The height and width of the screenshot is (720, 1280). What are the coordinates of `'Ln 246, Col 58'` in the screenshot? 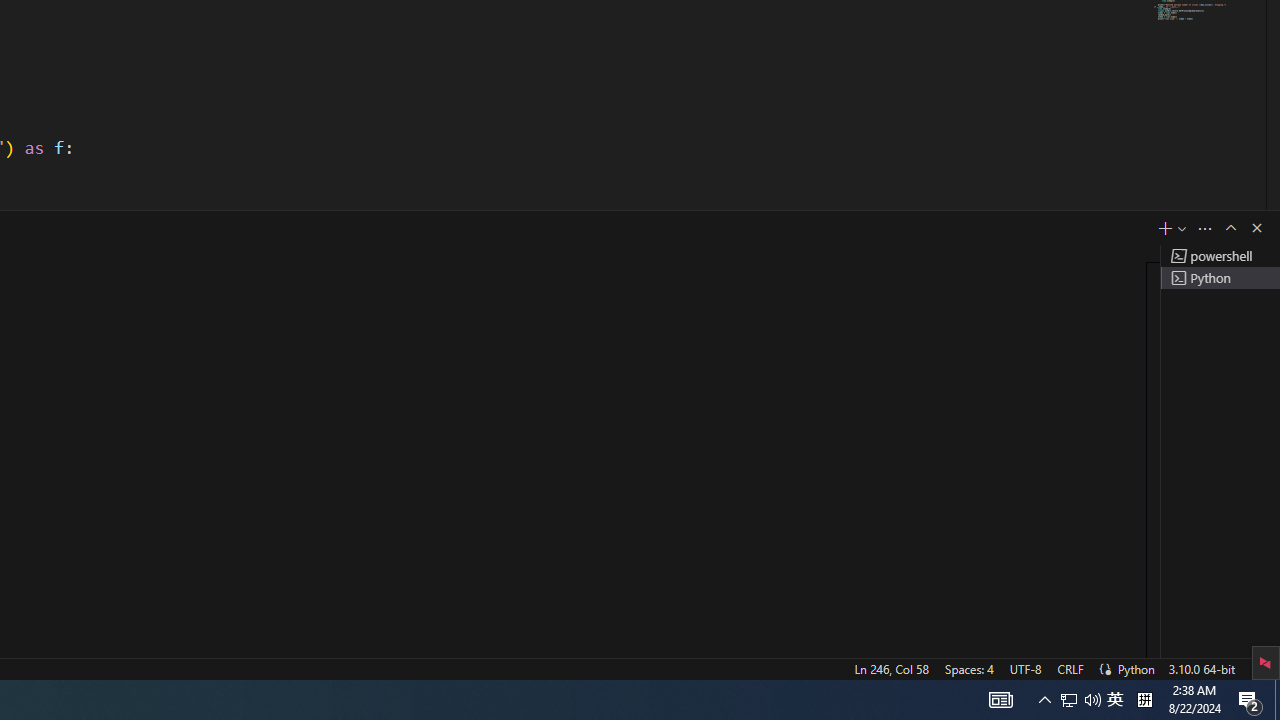 It's located at (890, 668).